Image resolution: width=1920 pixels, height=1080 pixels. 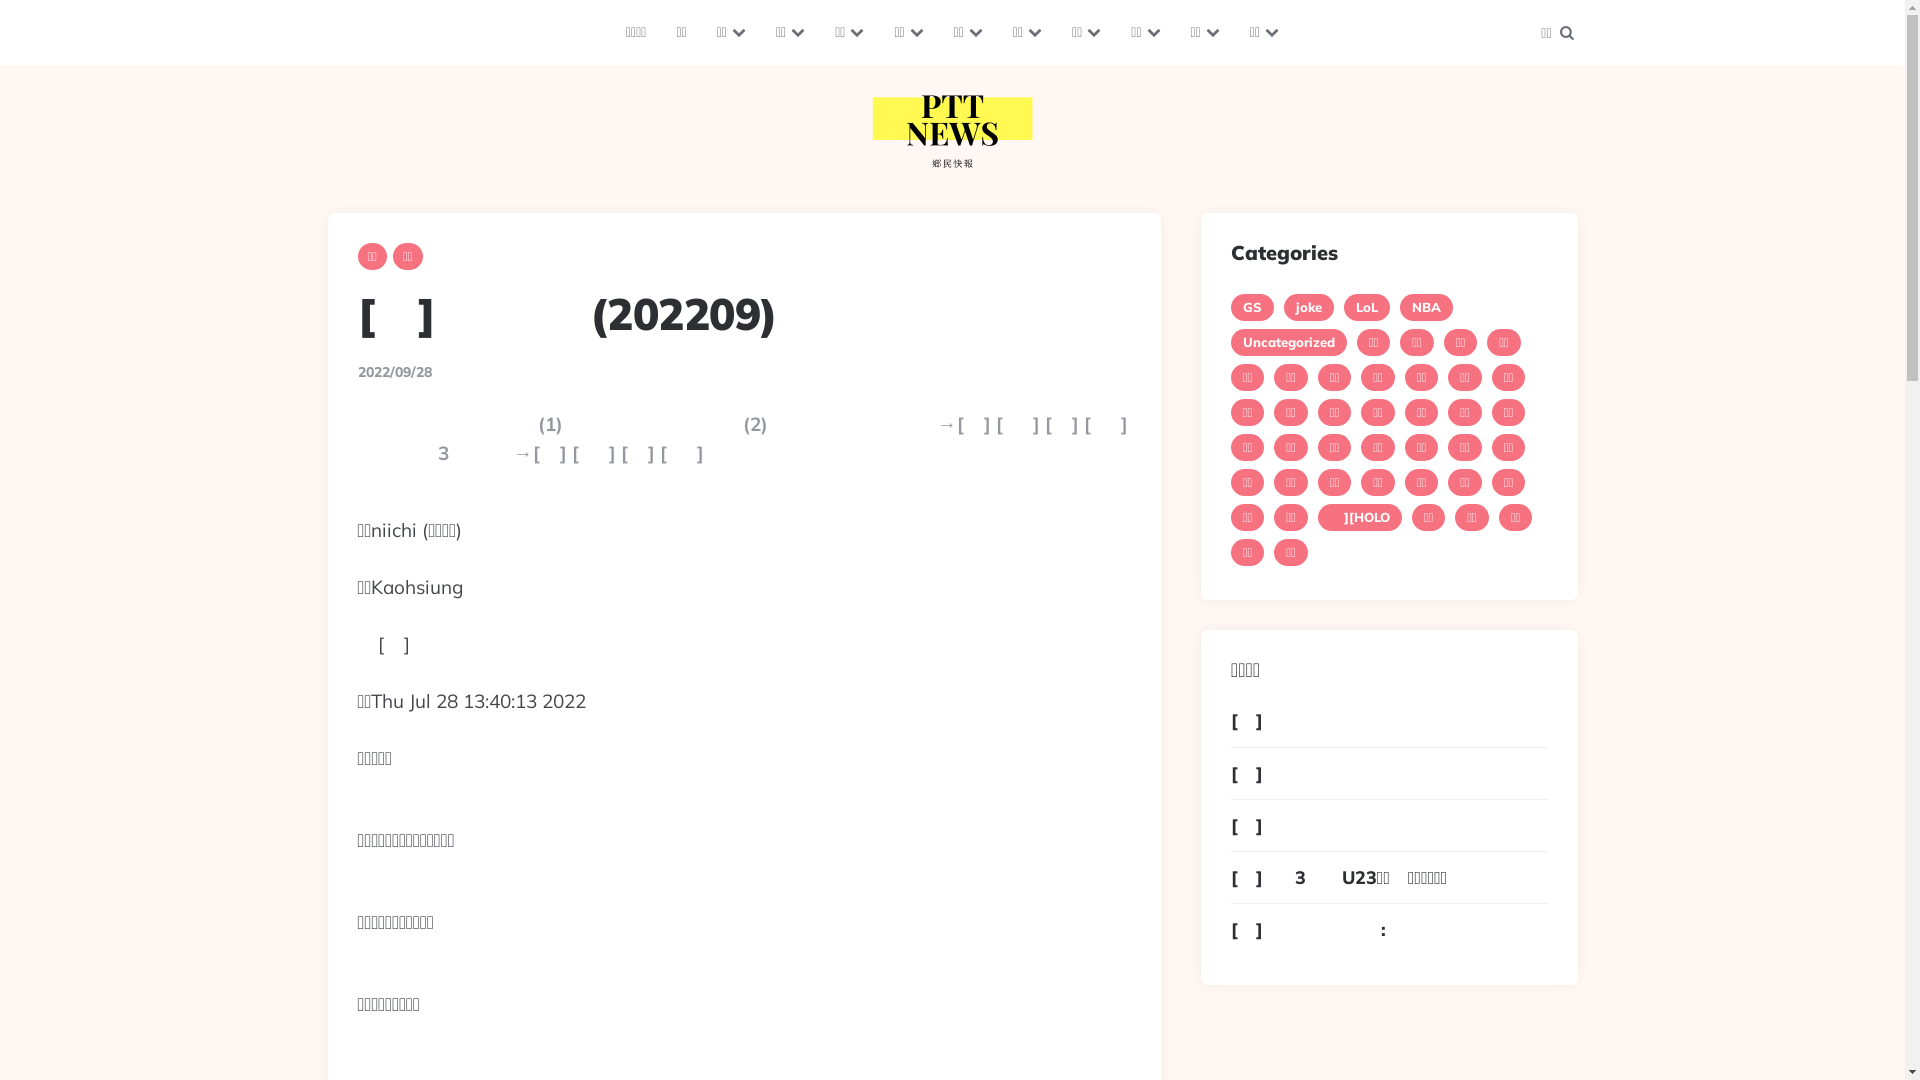 What do you see at coordinates (1229, 307) in the screenshot?
I see `'GS'` at bounding box center [1229, 307].